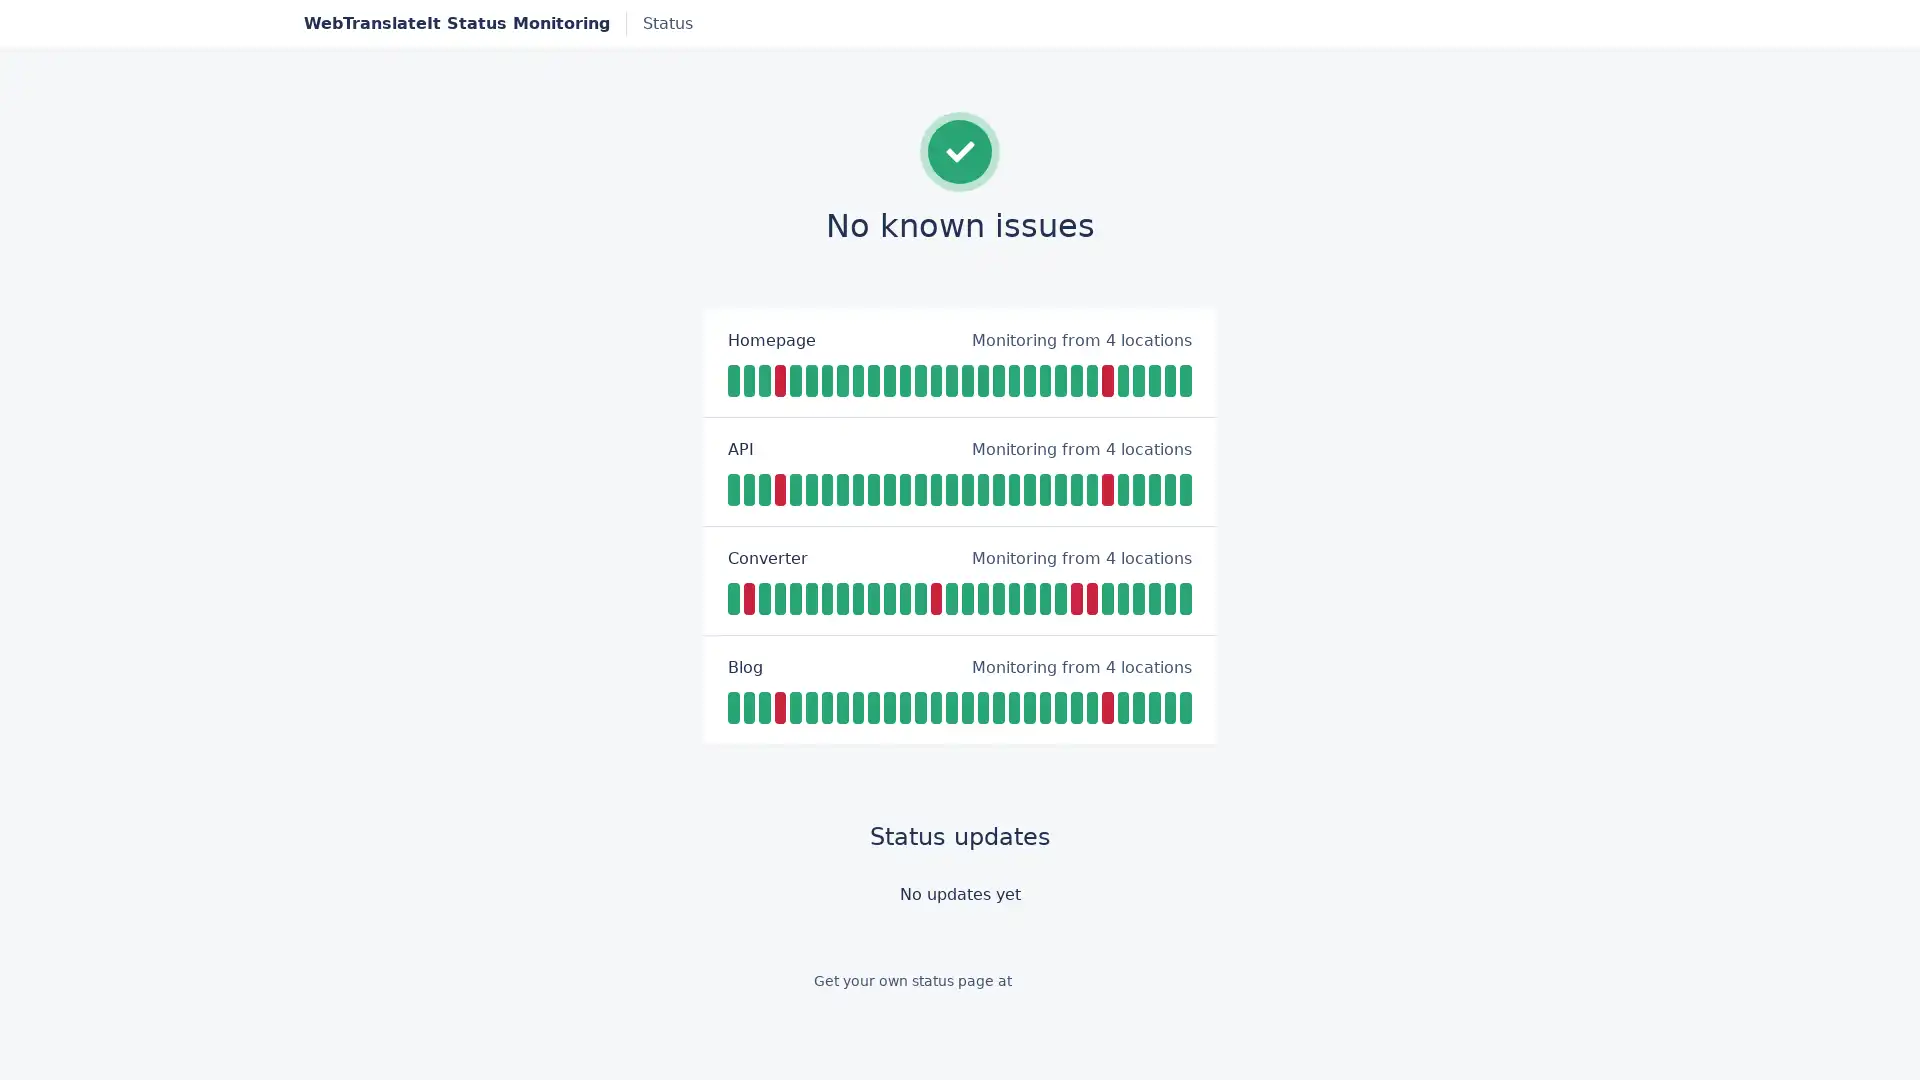  Describe the element at coordinates (767, 558) in the screenshot. I see `Converter` at that location.